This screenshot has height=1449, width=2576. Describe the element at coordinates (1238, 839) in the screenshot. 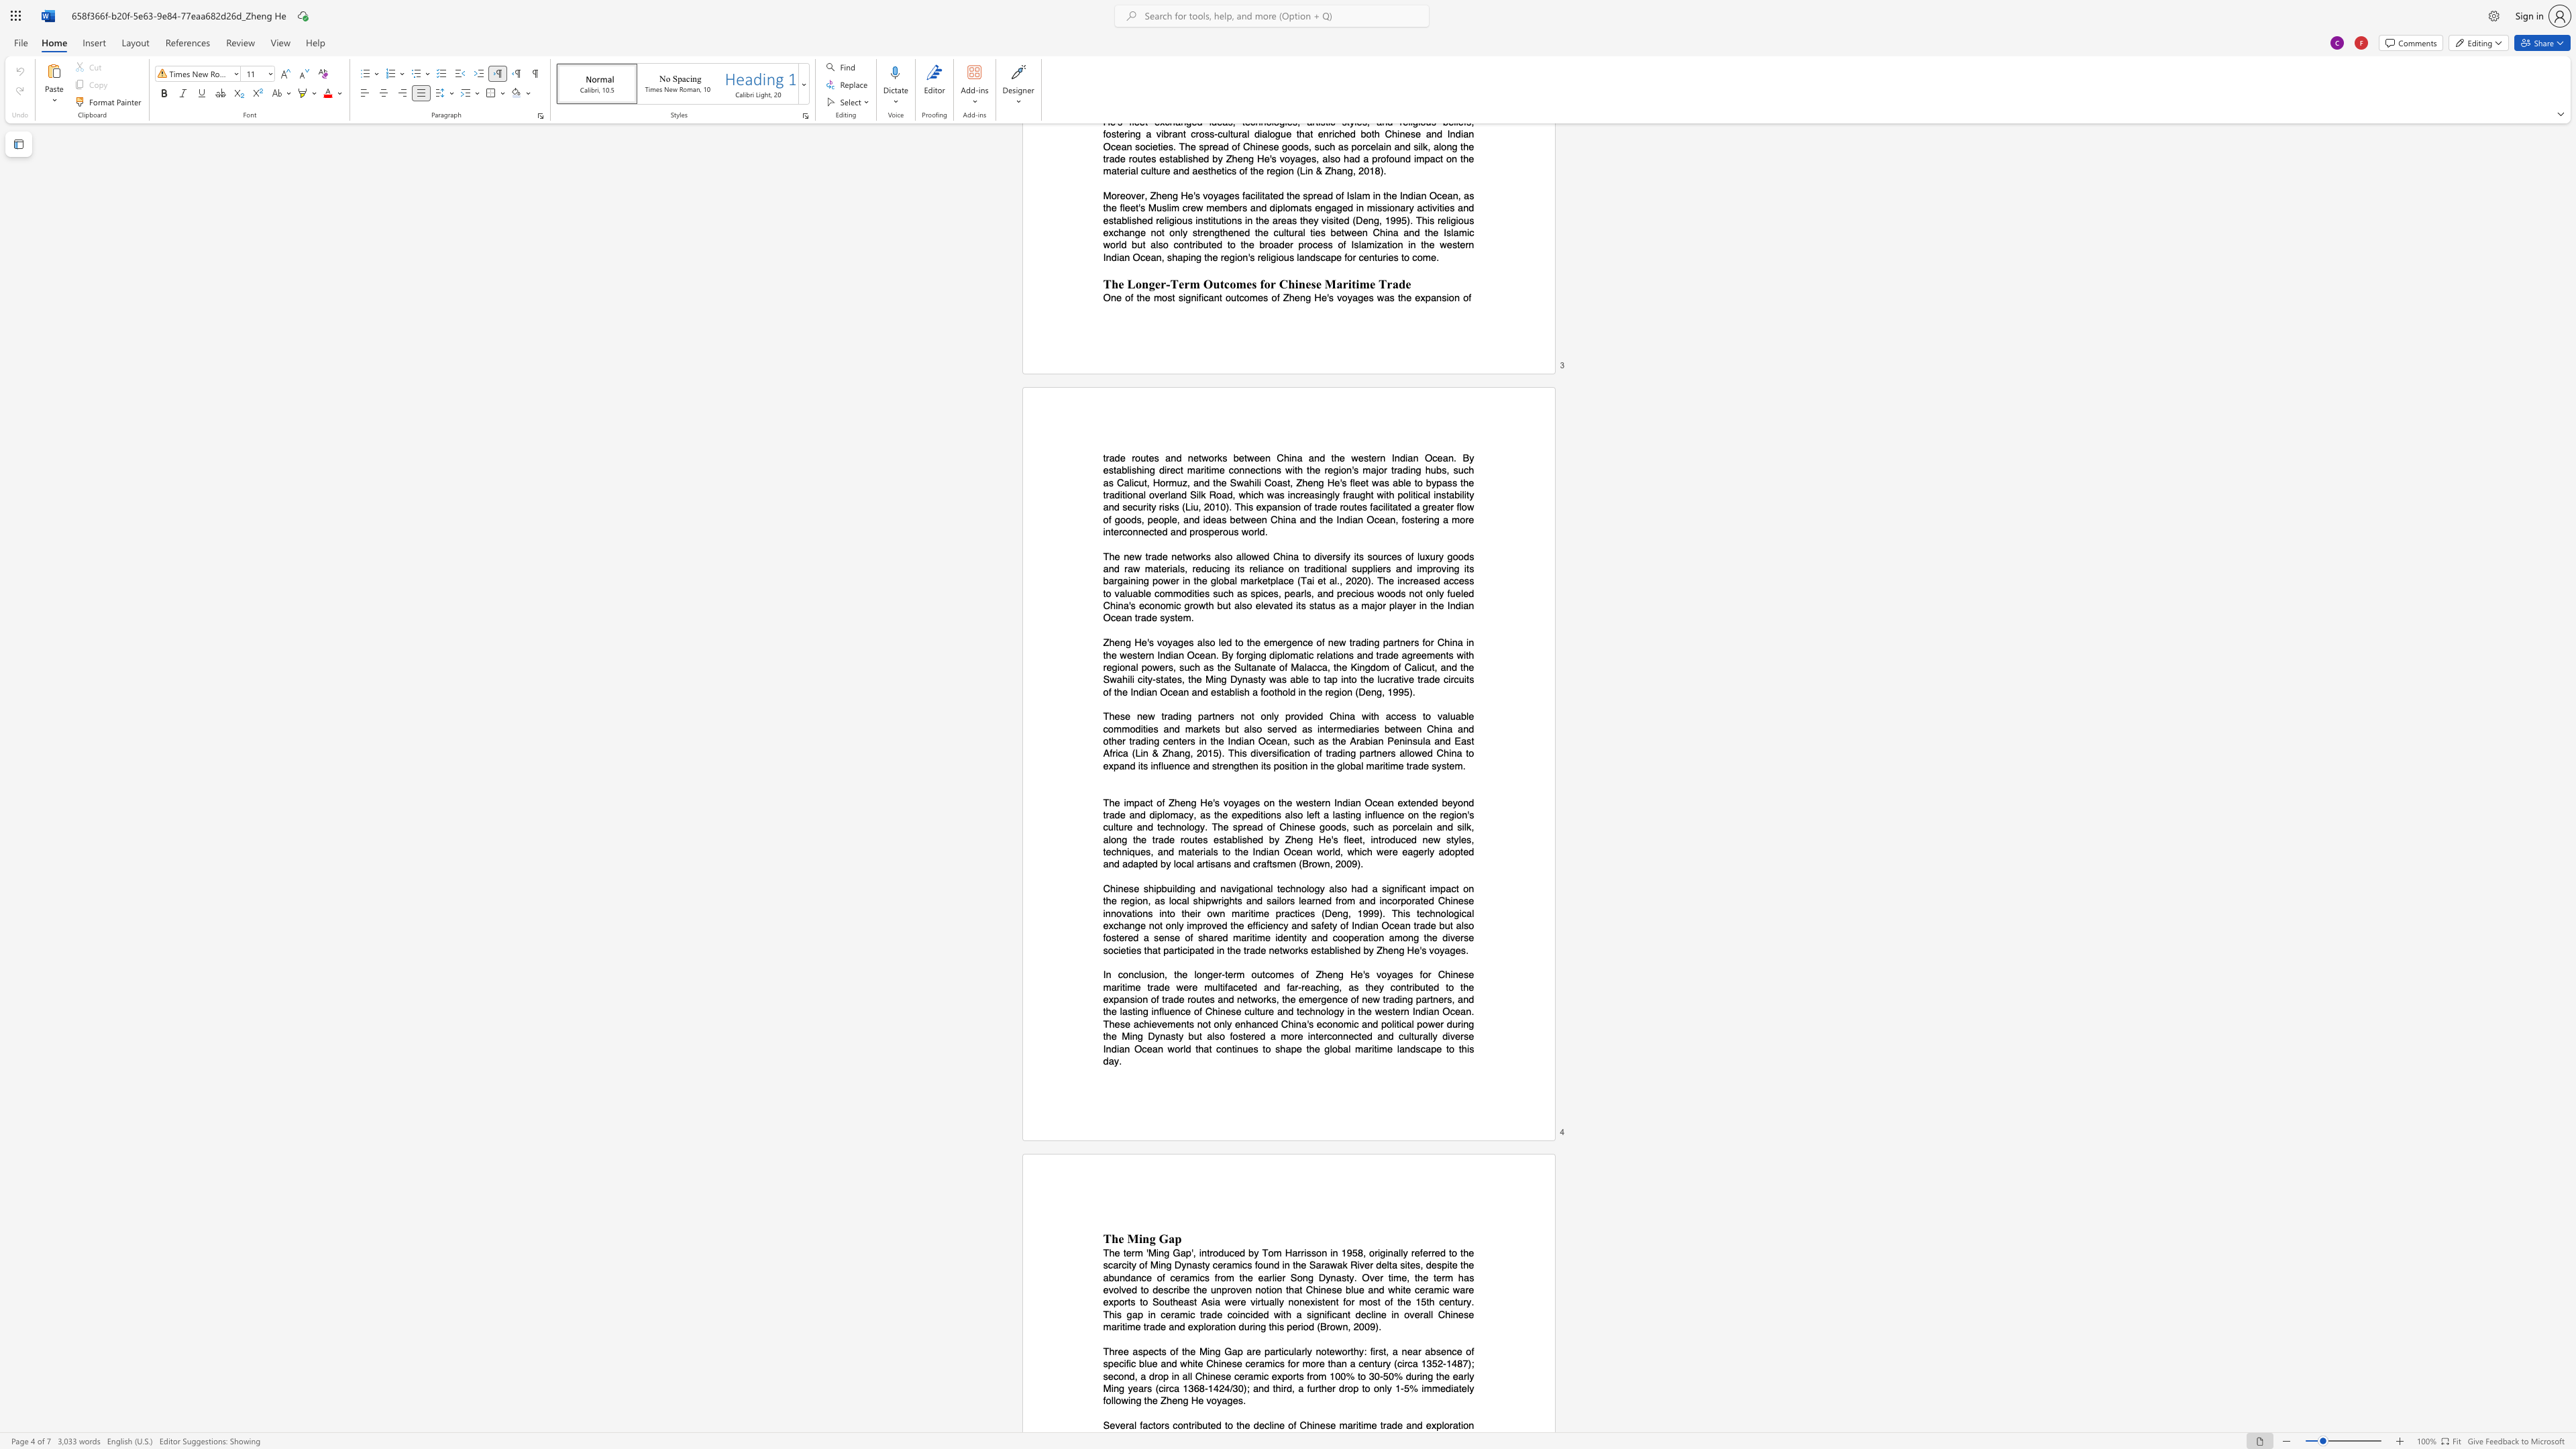

I see `the space between the continuous character "l" and "i" in the text` at that location.